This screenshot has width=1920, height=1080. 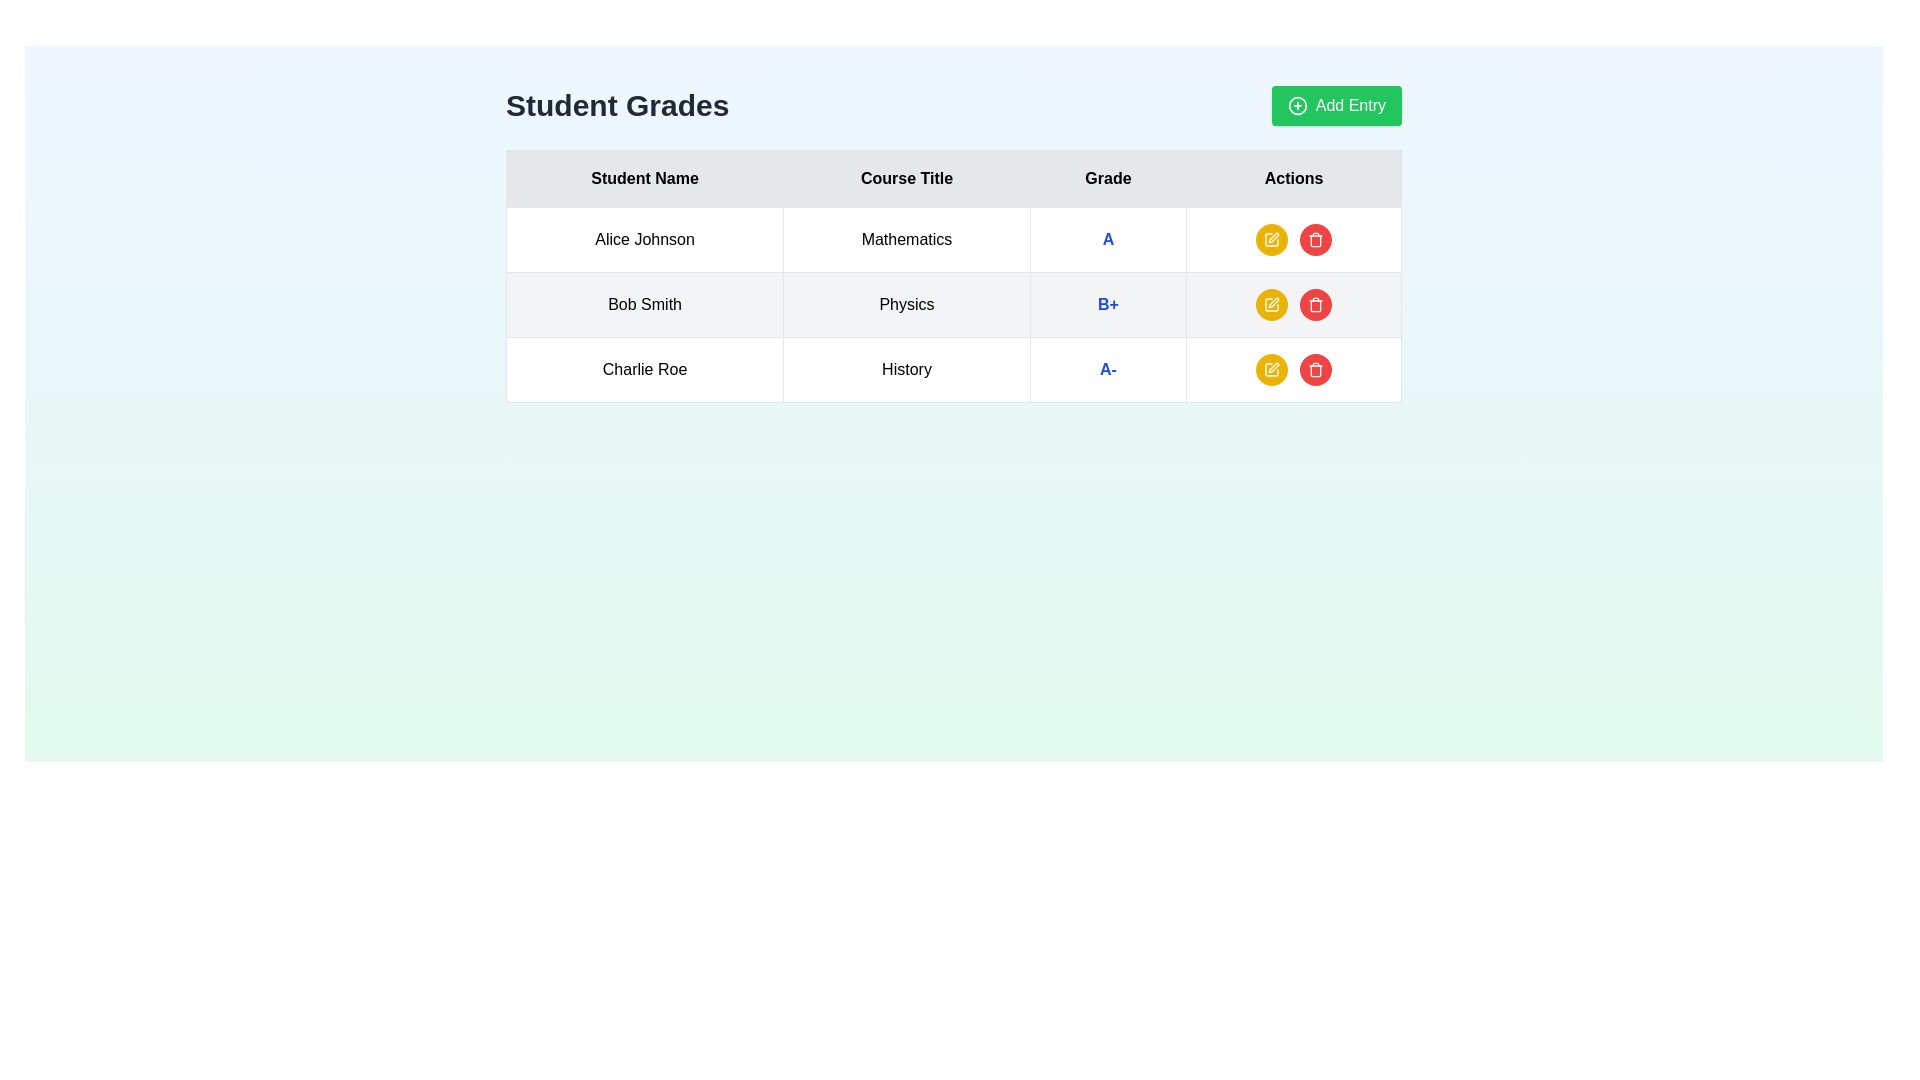 I want to click on the circular yellow button with a white pen icon in the 'Actions' column of the first row in the student grades table, so click(x=1271, y=238).